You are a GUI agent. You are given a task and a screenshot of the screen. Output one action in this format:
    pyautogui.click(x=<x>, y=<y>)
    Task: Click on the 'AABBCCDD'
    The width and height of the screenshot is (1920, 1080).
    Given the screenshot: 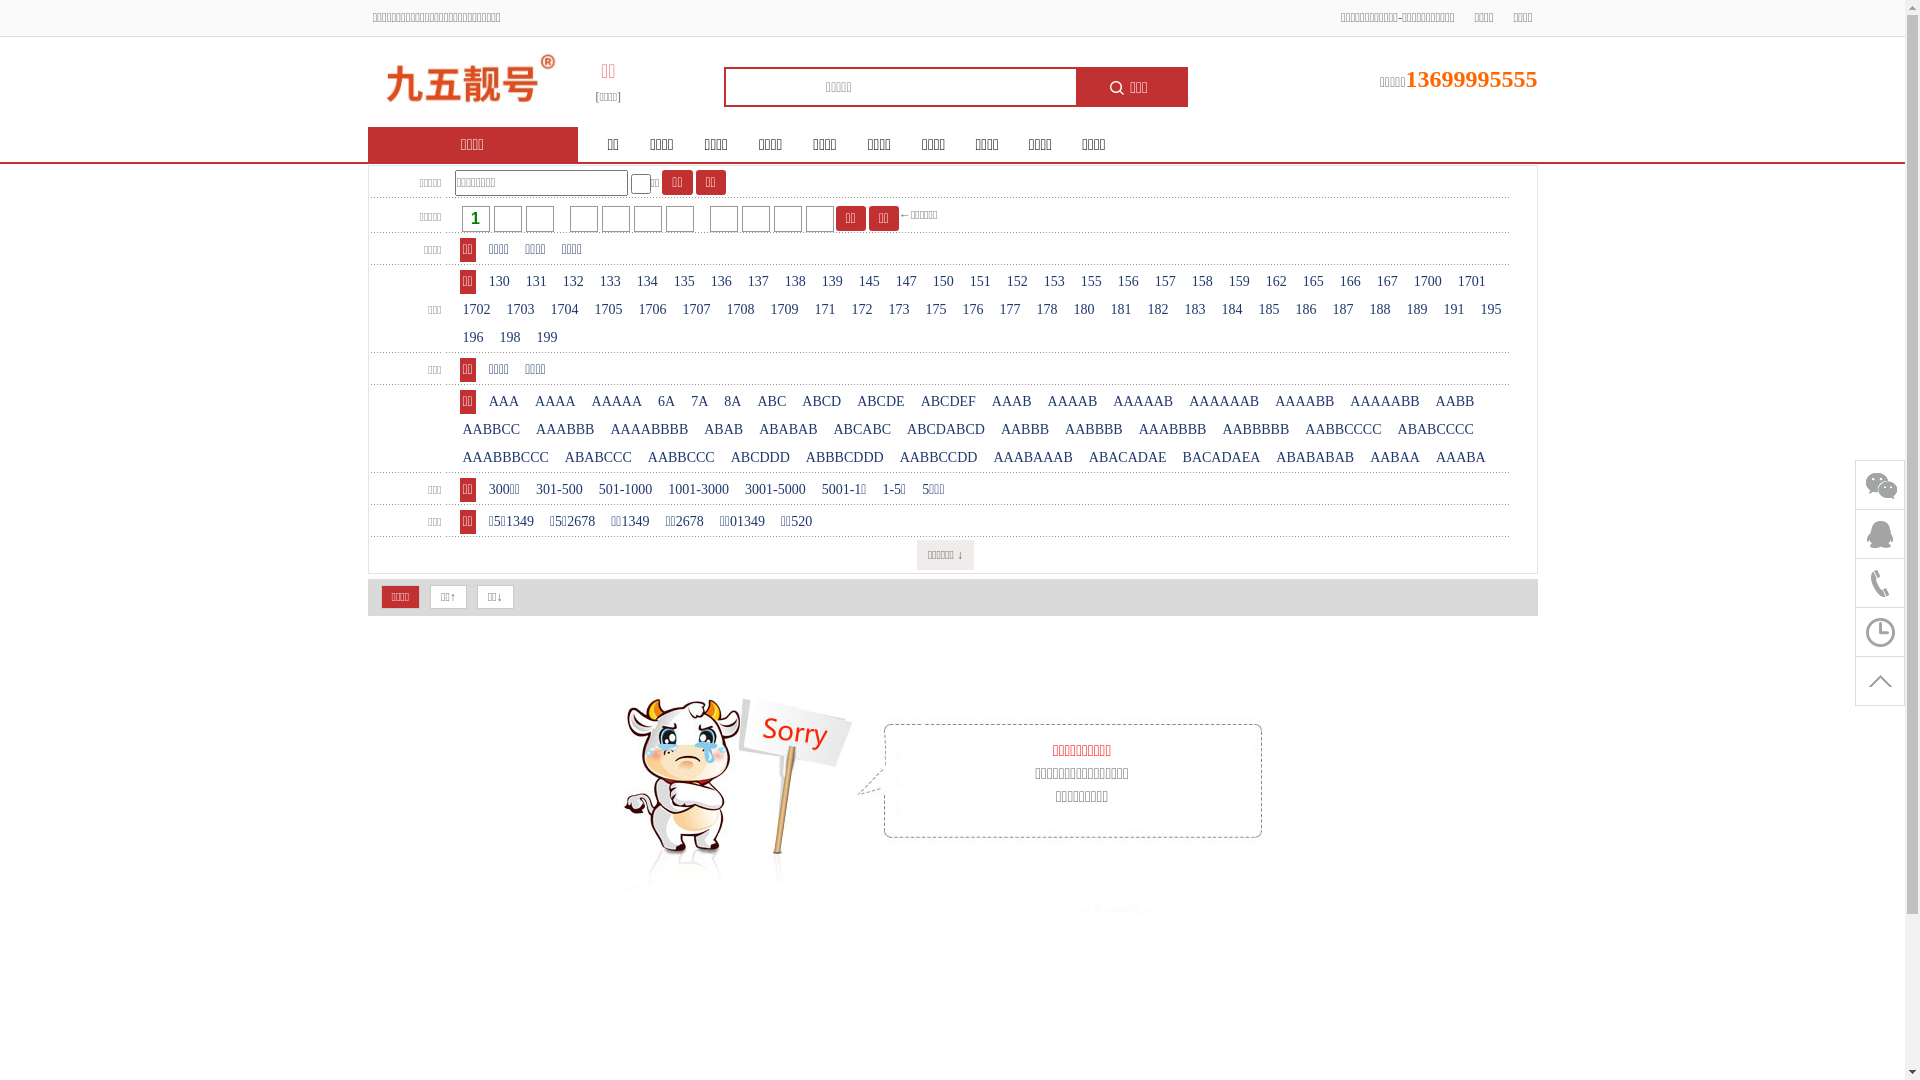 What is the action you would take?
    pyautogui.click(x=896, y=458)
    